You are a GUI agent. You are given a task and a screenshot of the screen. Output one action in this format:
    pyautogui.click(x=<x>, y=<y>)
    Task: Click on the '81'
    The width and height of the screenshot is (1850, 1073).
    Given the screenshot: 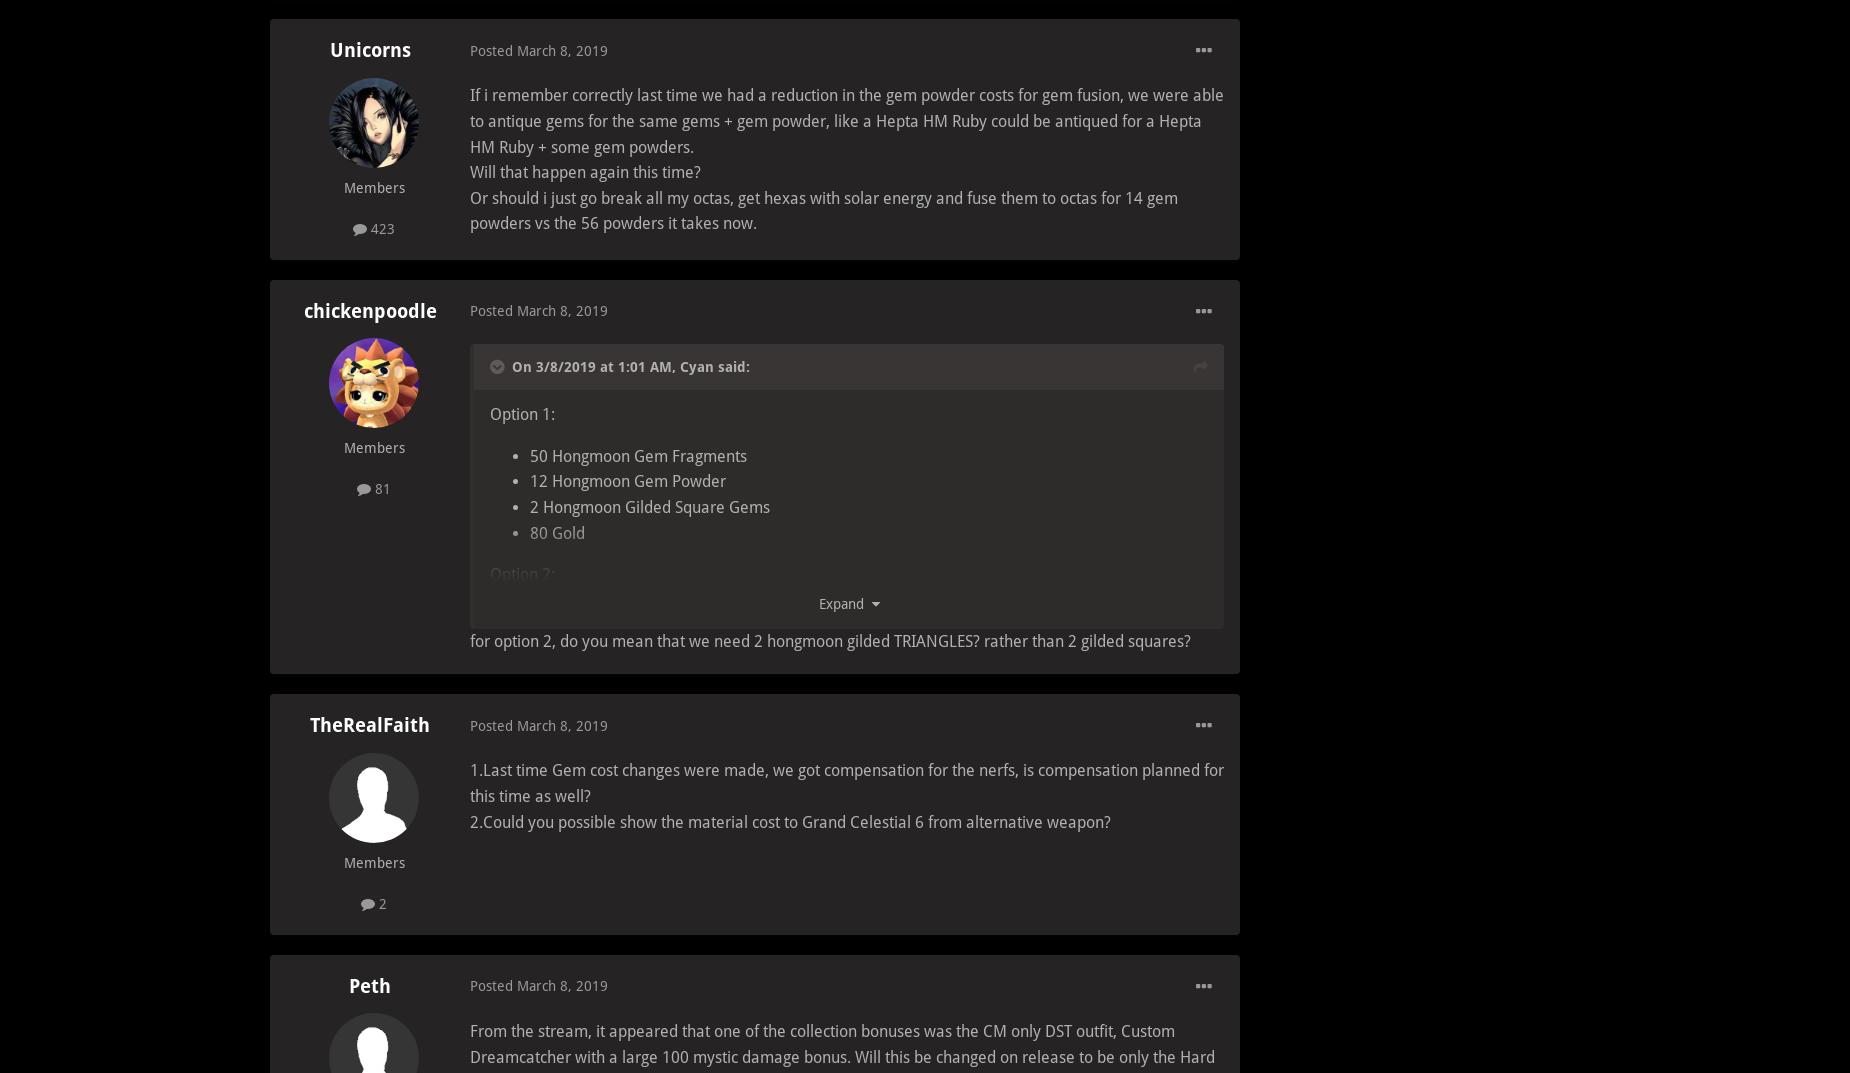 What is the action you would take?
    pyautogui.click(x=379, y=487)
    